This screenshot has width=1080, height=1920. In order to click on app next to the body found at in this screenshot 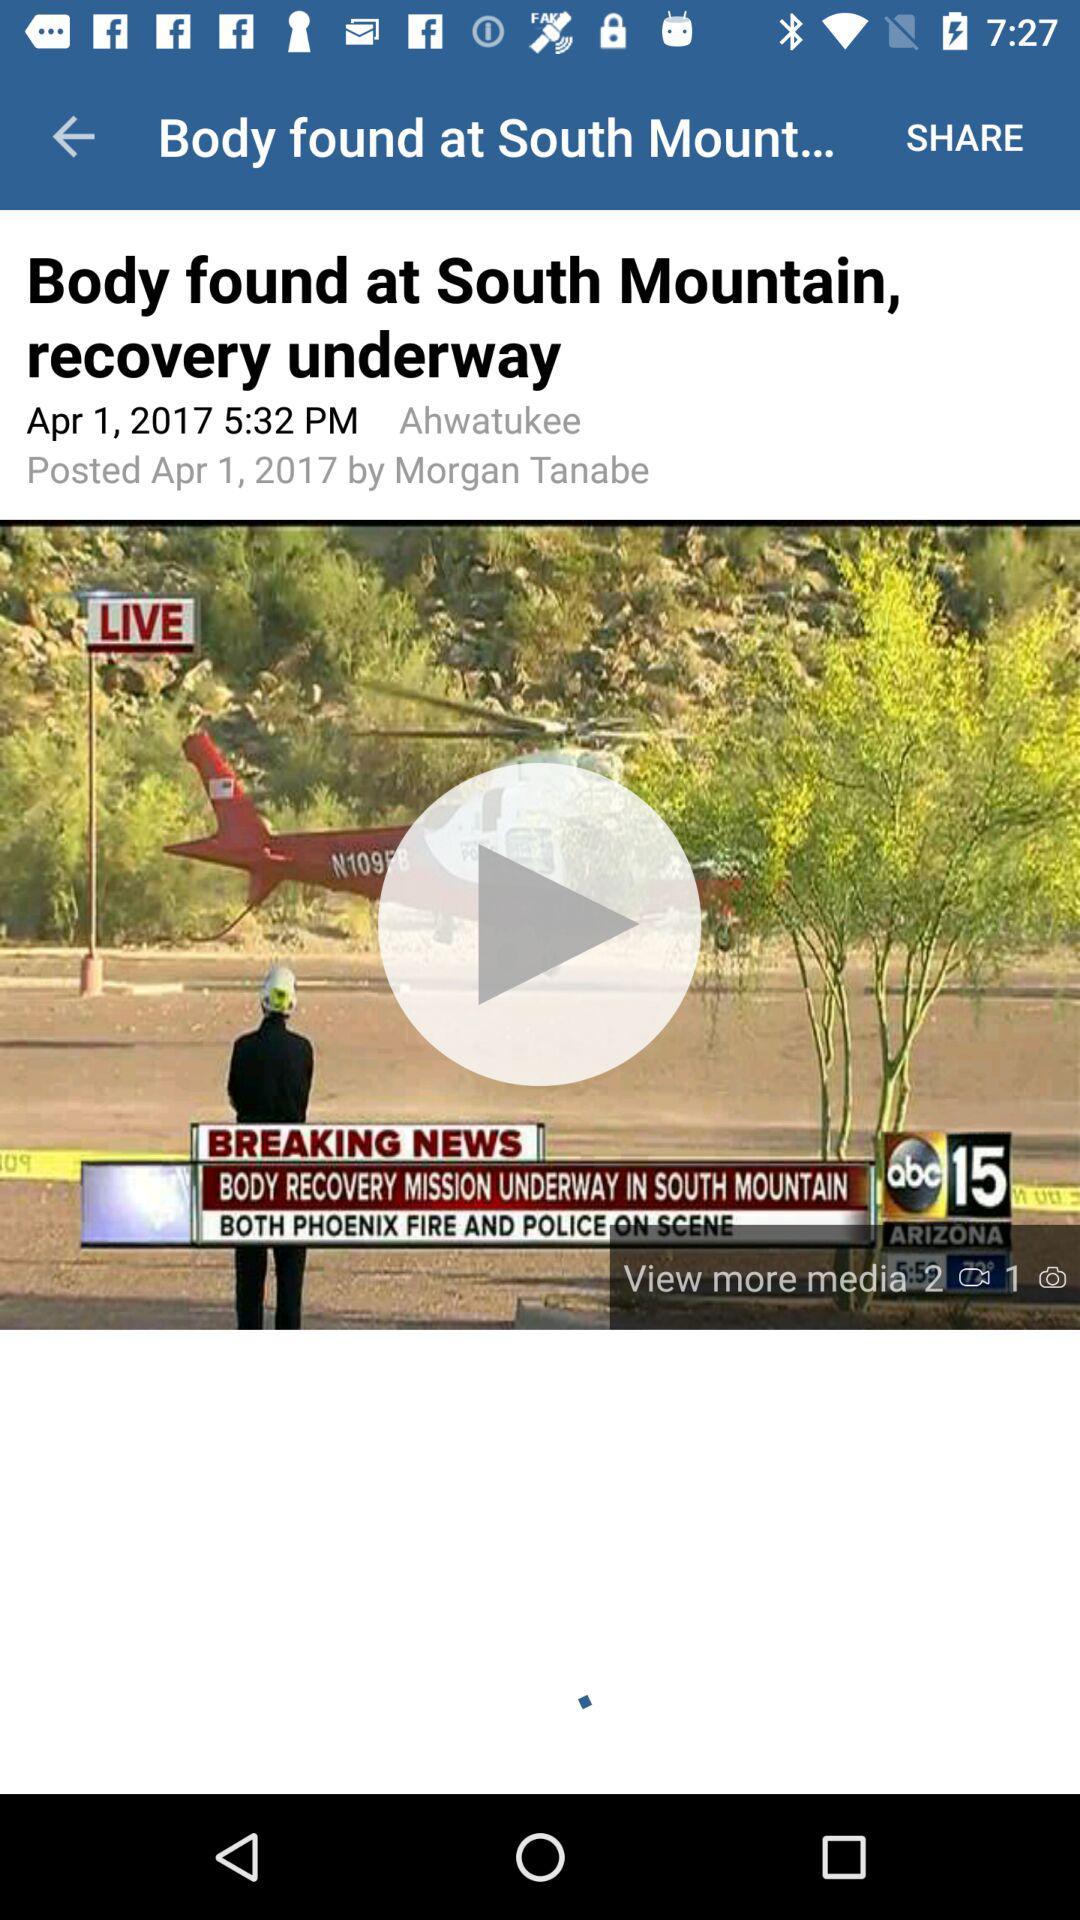, I will do `click(72, 135)`.